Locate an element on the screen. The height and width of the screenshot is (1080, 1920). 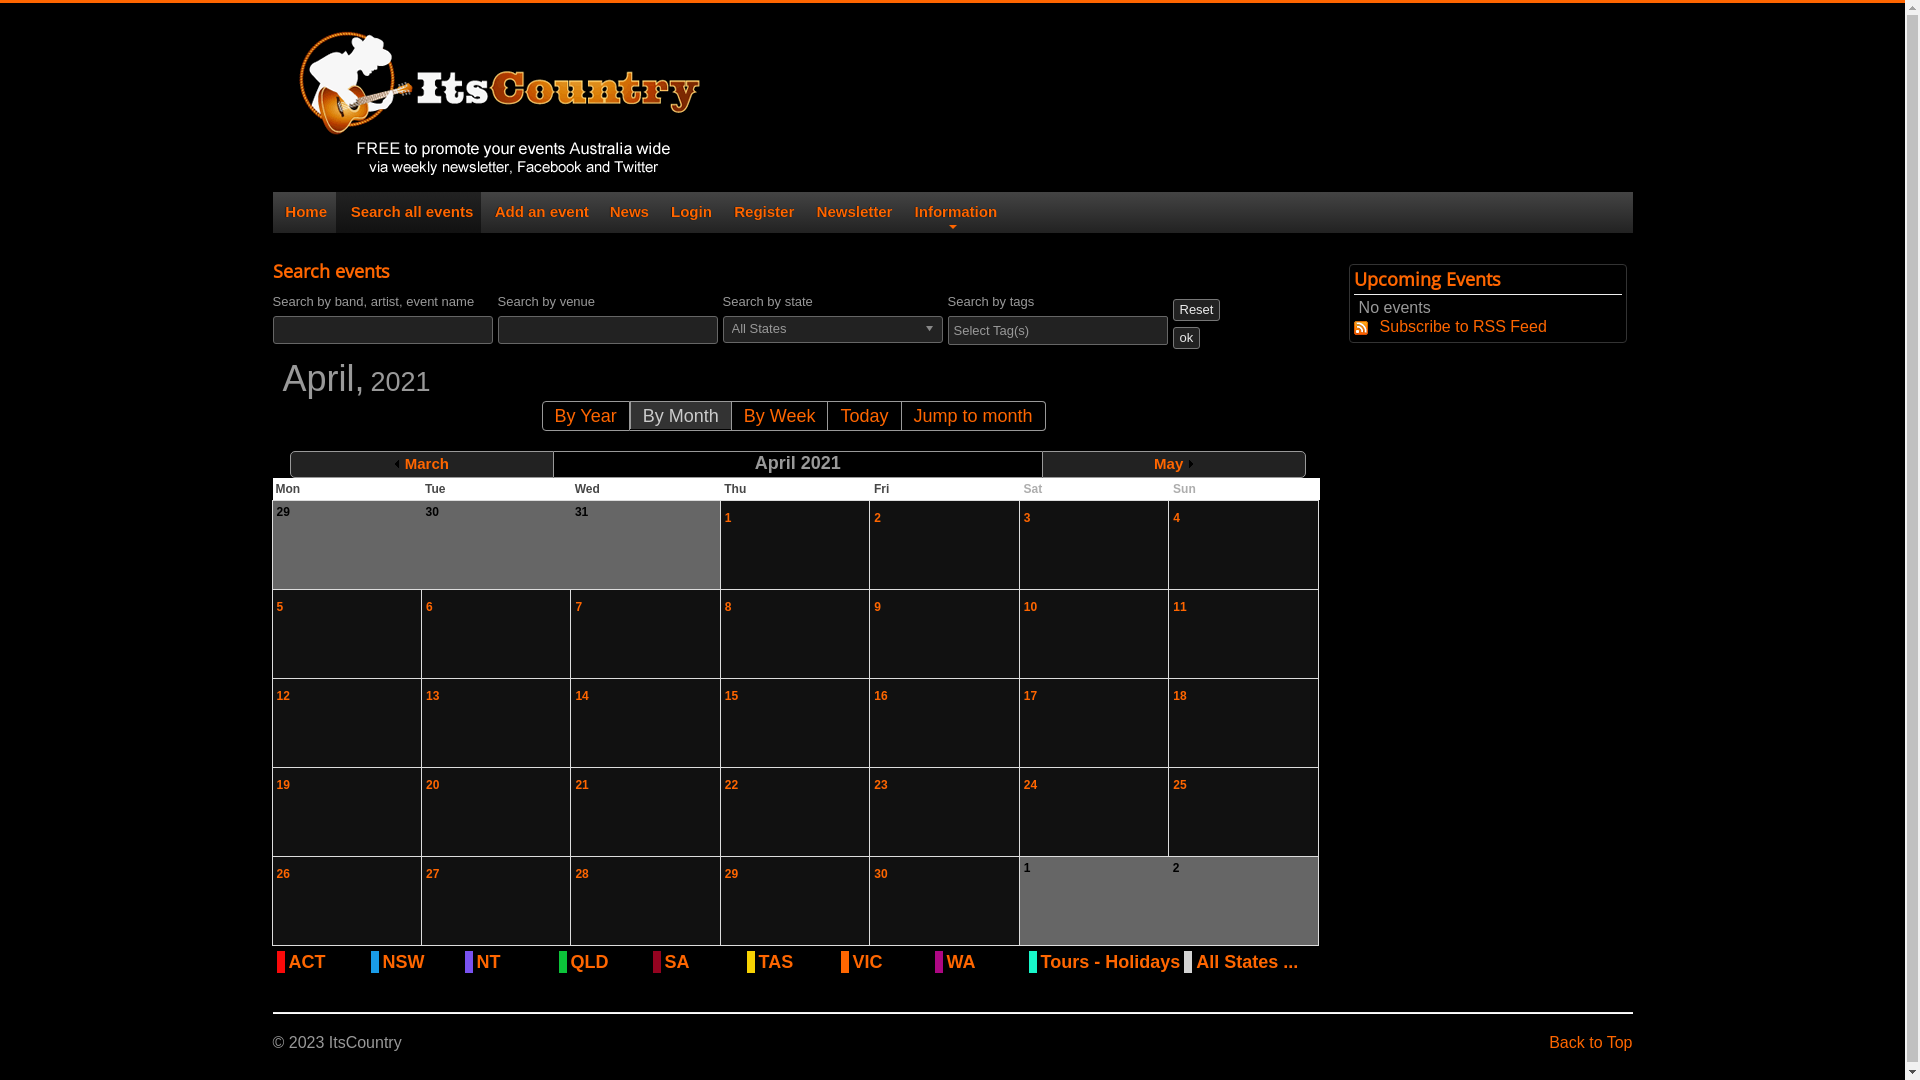
'NSW' is located at coordinates (420, 960).